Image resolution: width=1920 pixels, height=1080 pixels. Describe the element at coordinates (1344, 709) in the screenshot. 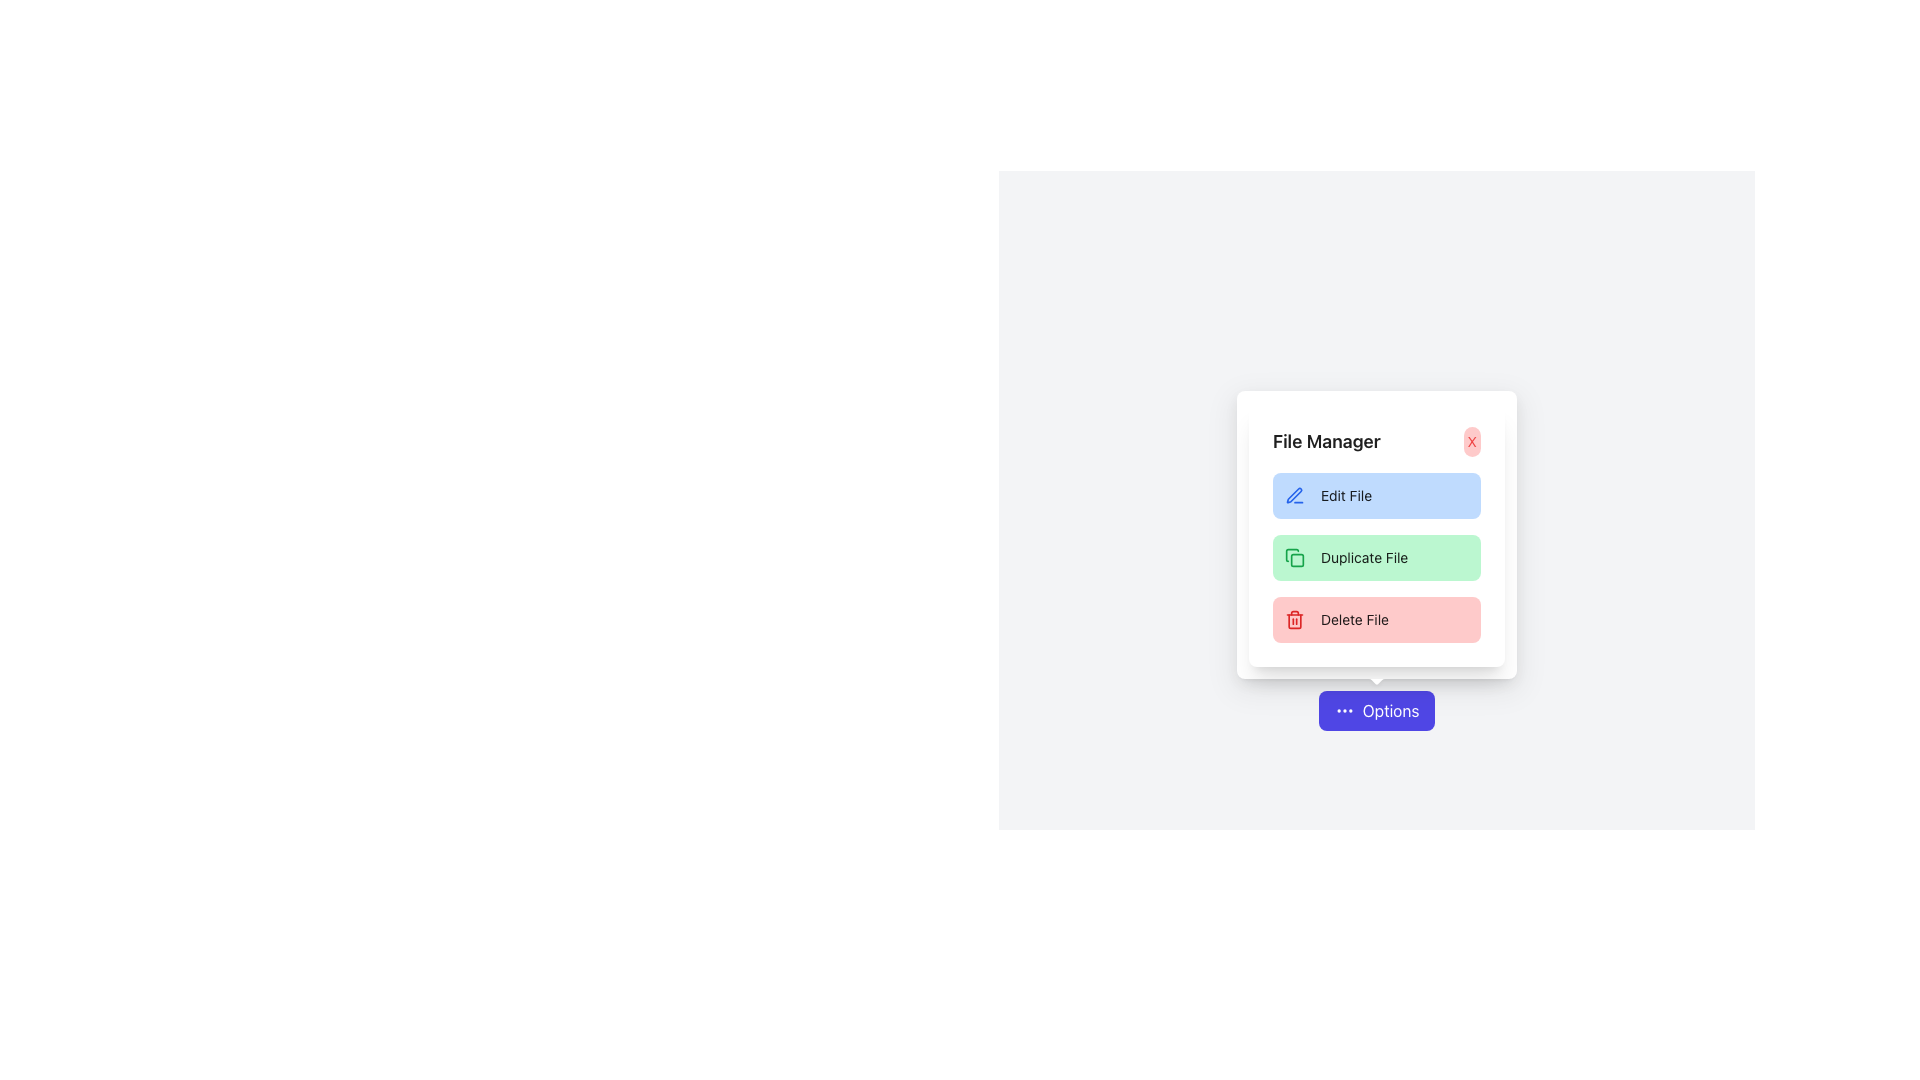

I see `the triple-dot icon on the left side of the 'Options' button` at that location.